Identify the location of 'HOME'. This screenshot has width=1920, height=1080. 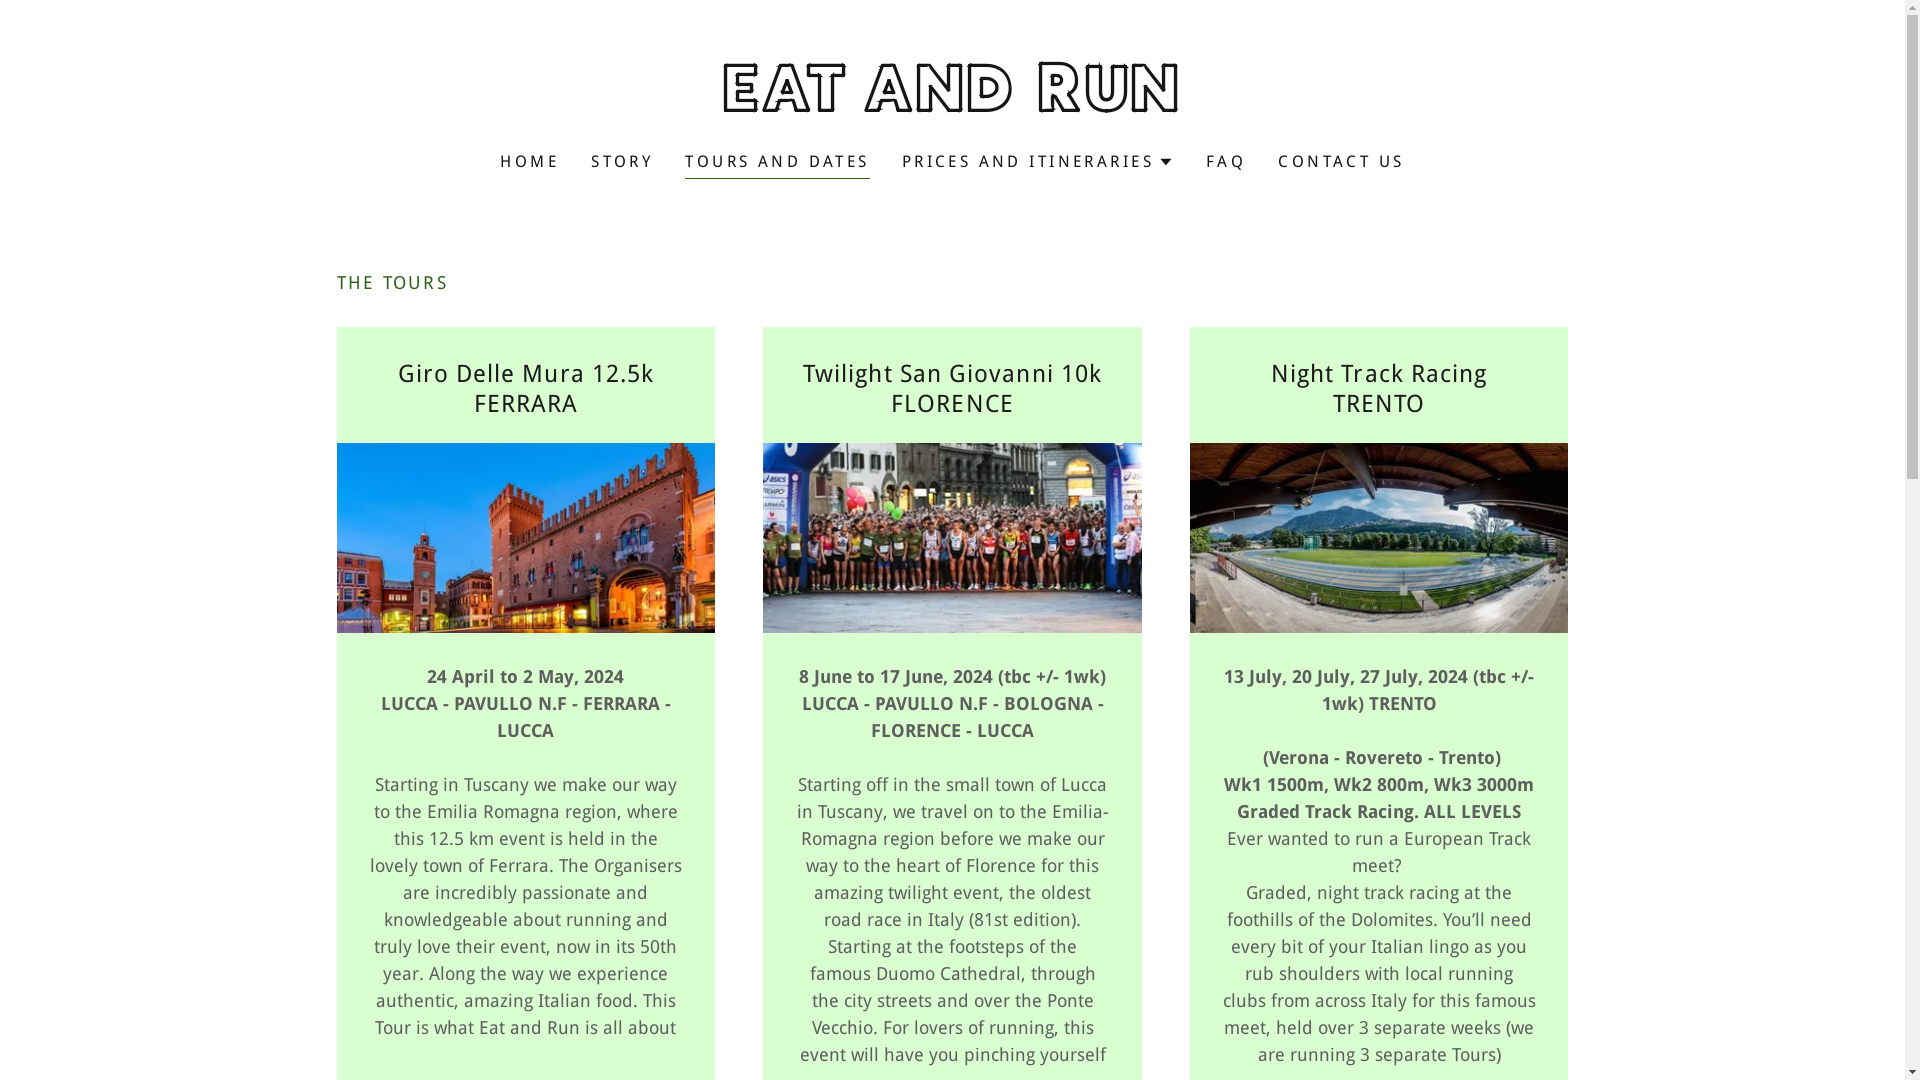
(529, 161).